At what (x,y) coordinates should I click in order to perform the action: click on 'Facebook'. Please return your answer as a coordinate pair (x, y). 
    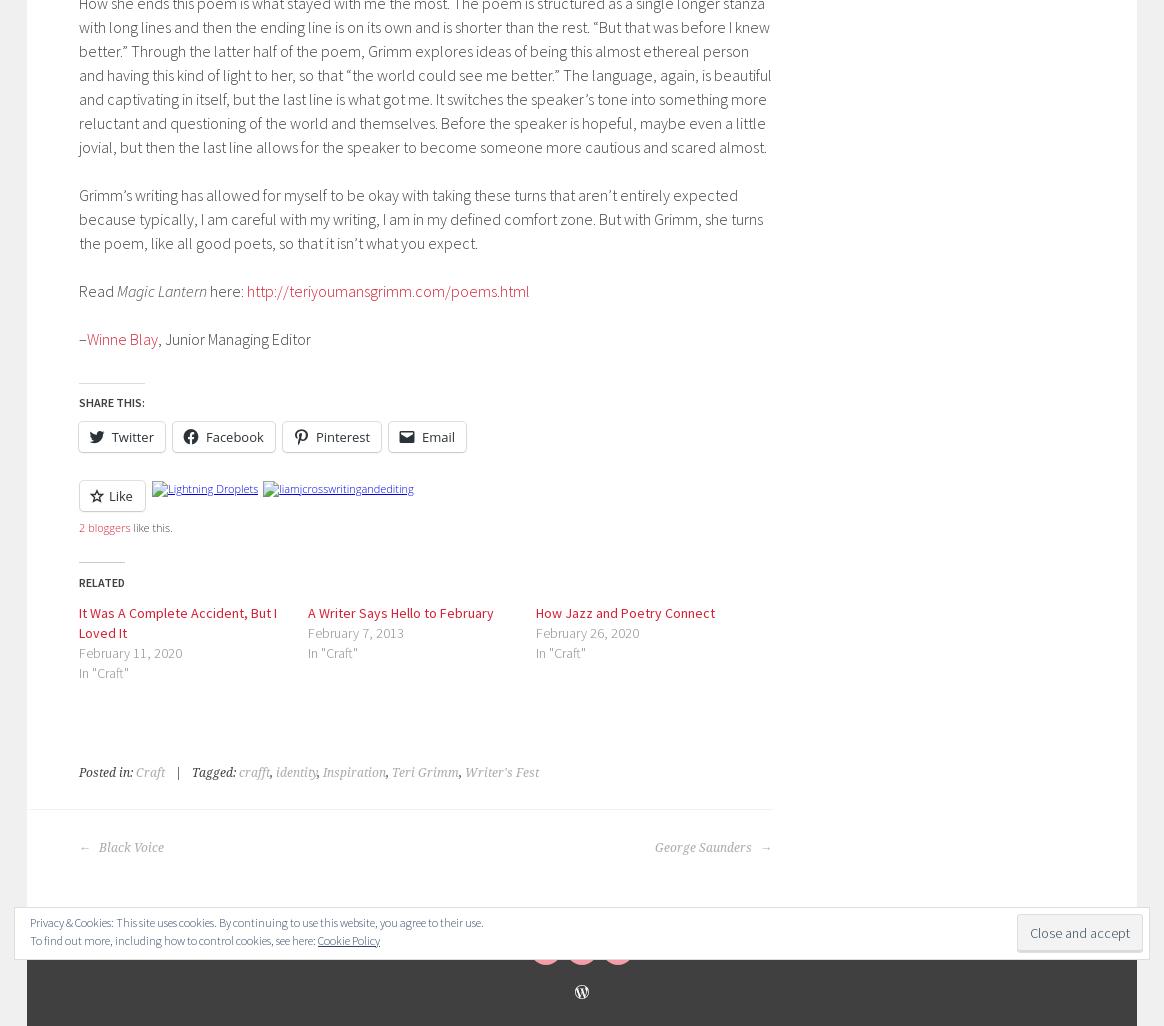
    Looking at the image, I should click on (233, 436).